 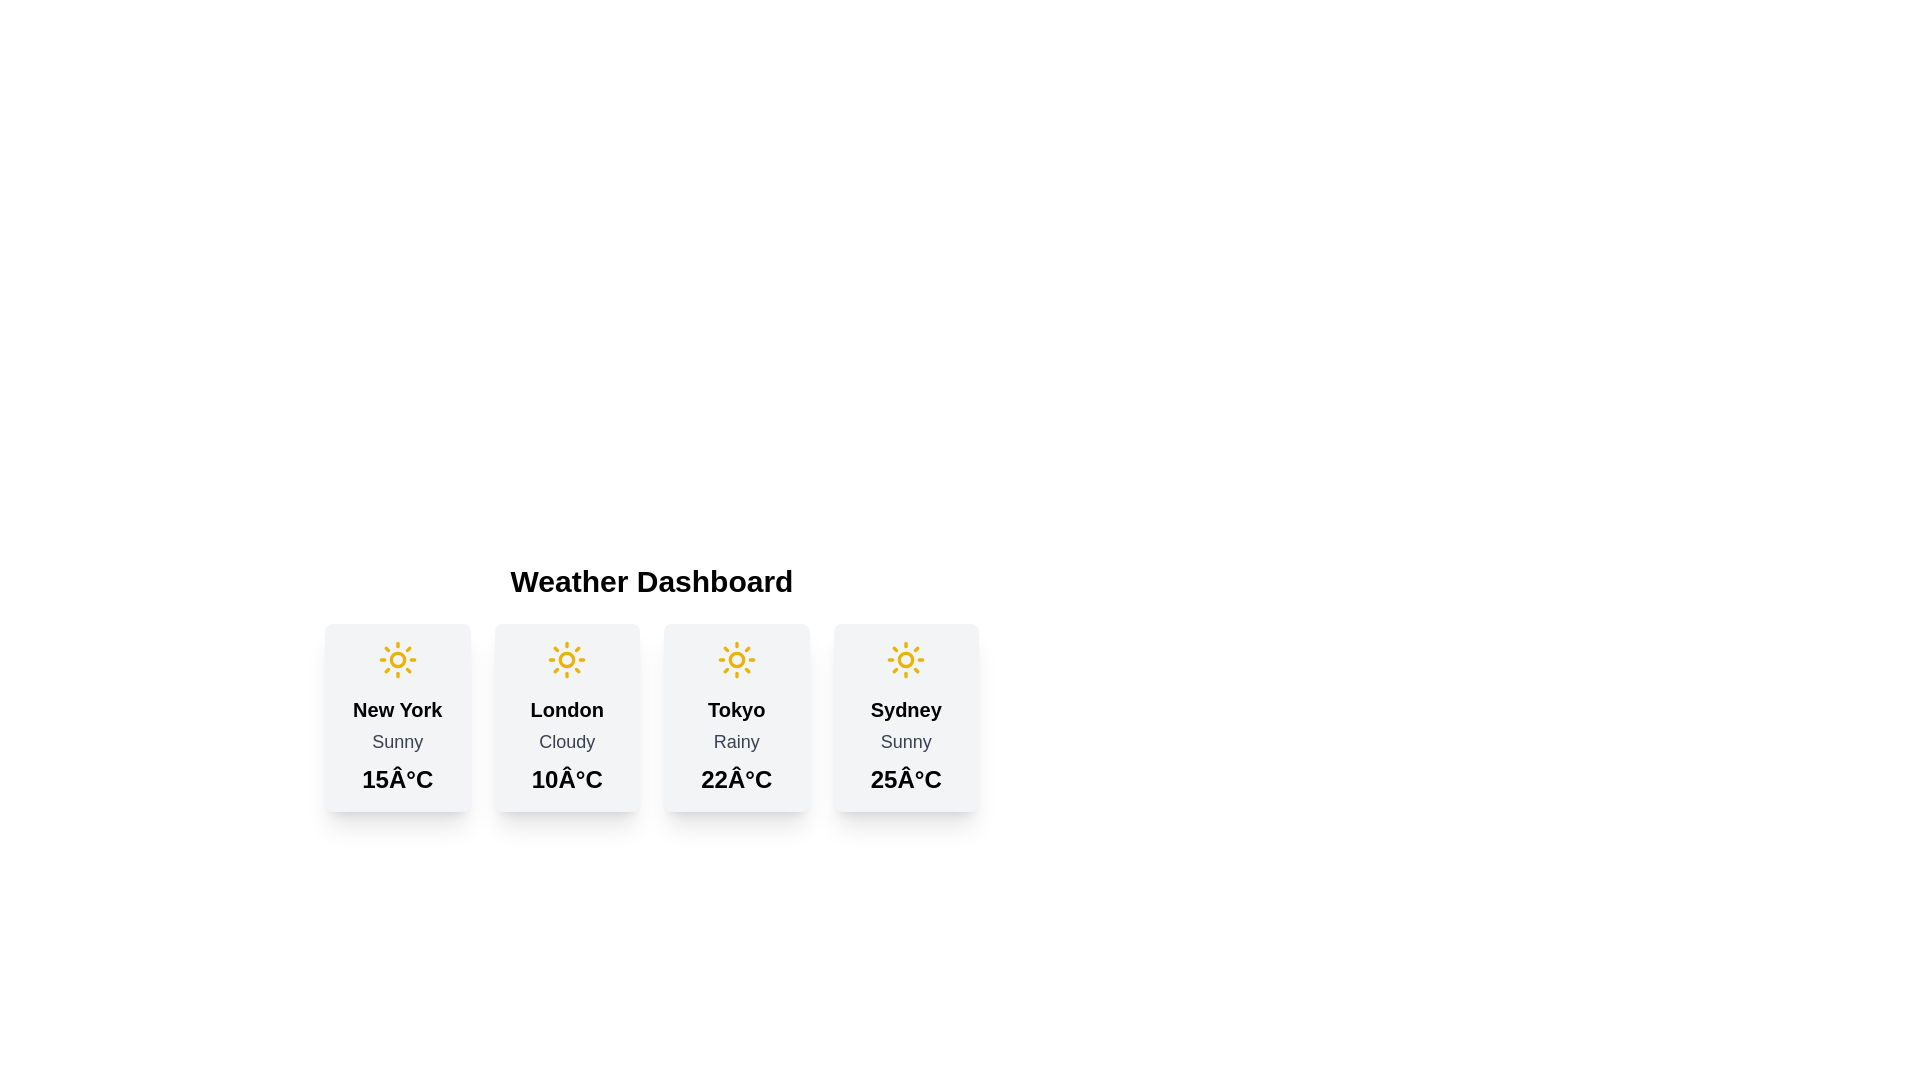 What do you see at coordinates (397, 659) in the screenshot?
I see `the small circular decorative graphic at the center of the sun illustration in the weather dashboard card labeled 'New York'` at bounding box center [397, 659].